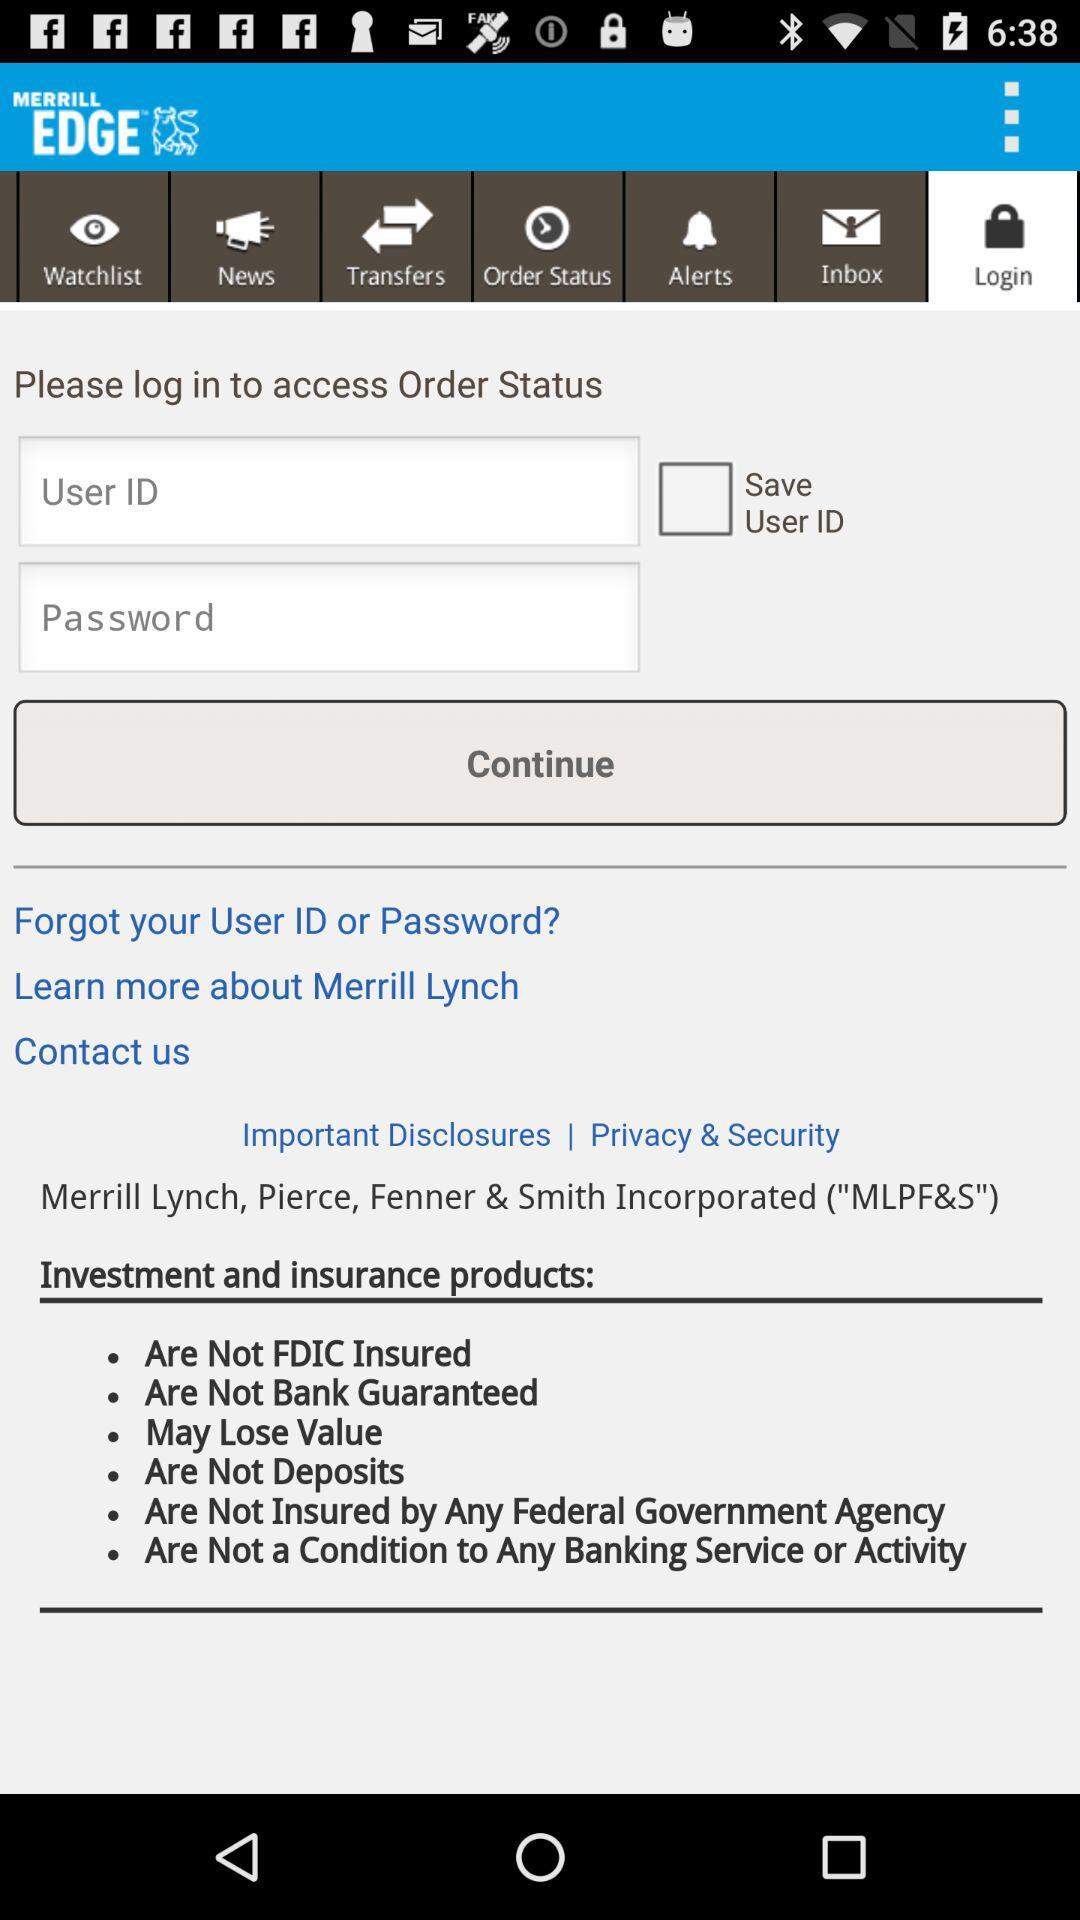 The width and height of the screenshot is (1080, 1920). What do you see at coordinates (328, 622) in the screenshot?
I see `enter password screen` at bounding box center [328, 622].